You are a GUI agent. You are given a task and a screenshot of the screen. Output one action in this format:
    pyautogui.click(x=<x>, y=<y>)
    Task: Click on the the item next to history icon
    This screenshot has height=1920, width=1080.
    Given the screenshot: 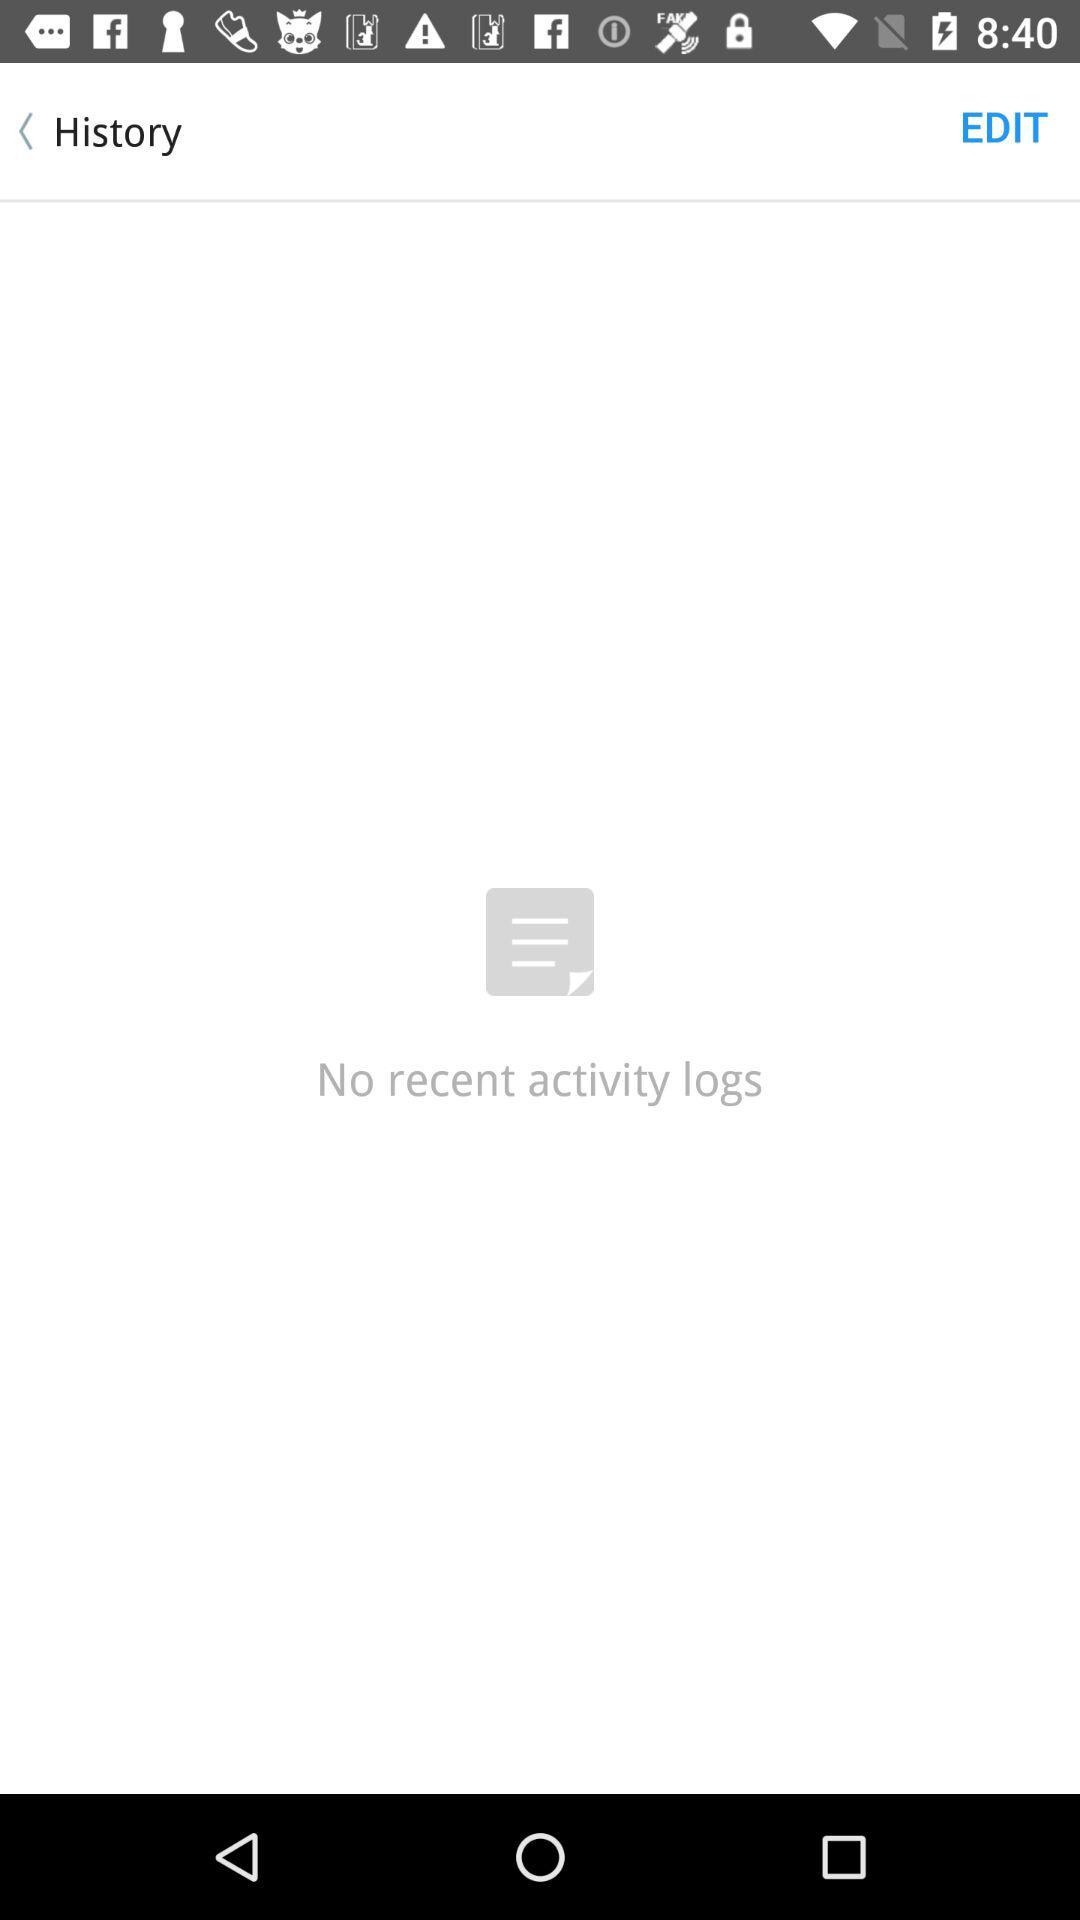 What is the action you would take?
    pyautogui.click(x=1004, y=124)
    